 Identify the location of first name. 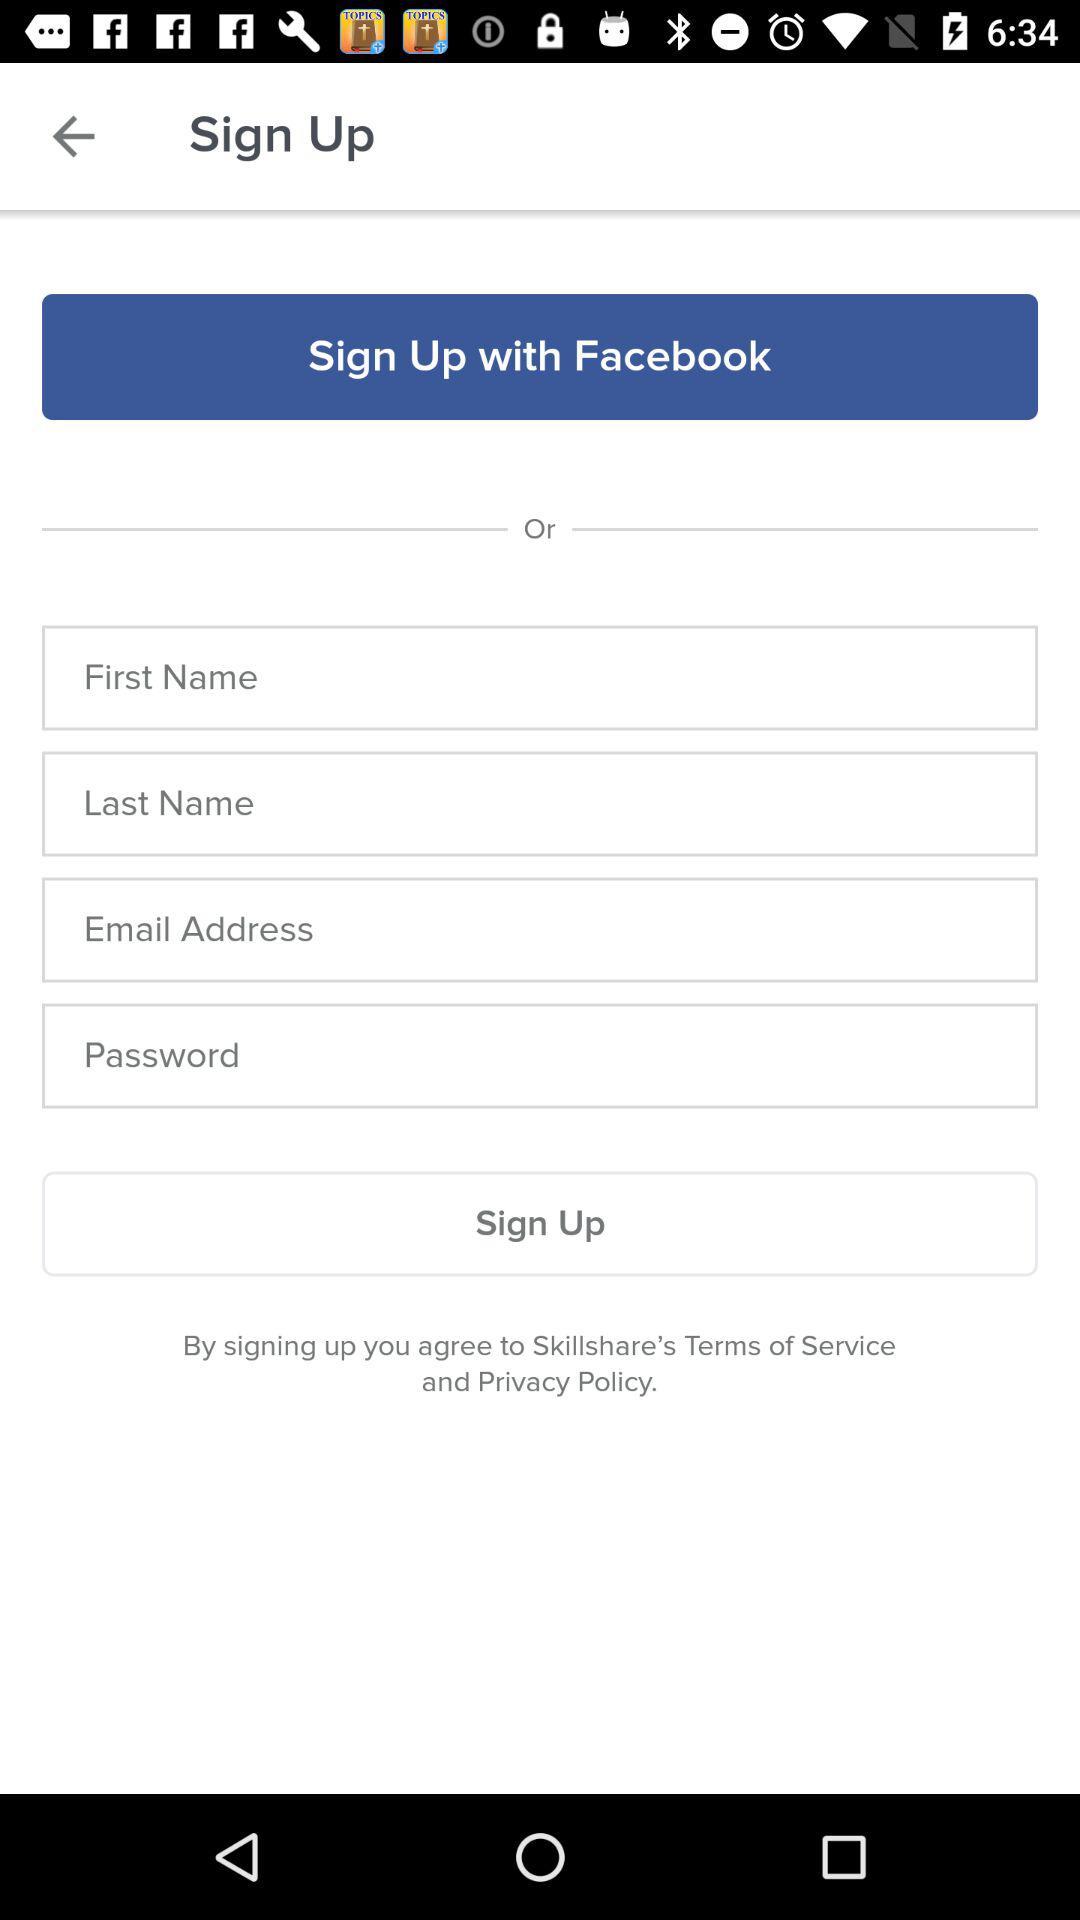
(540, 677).